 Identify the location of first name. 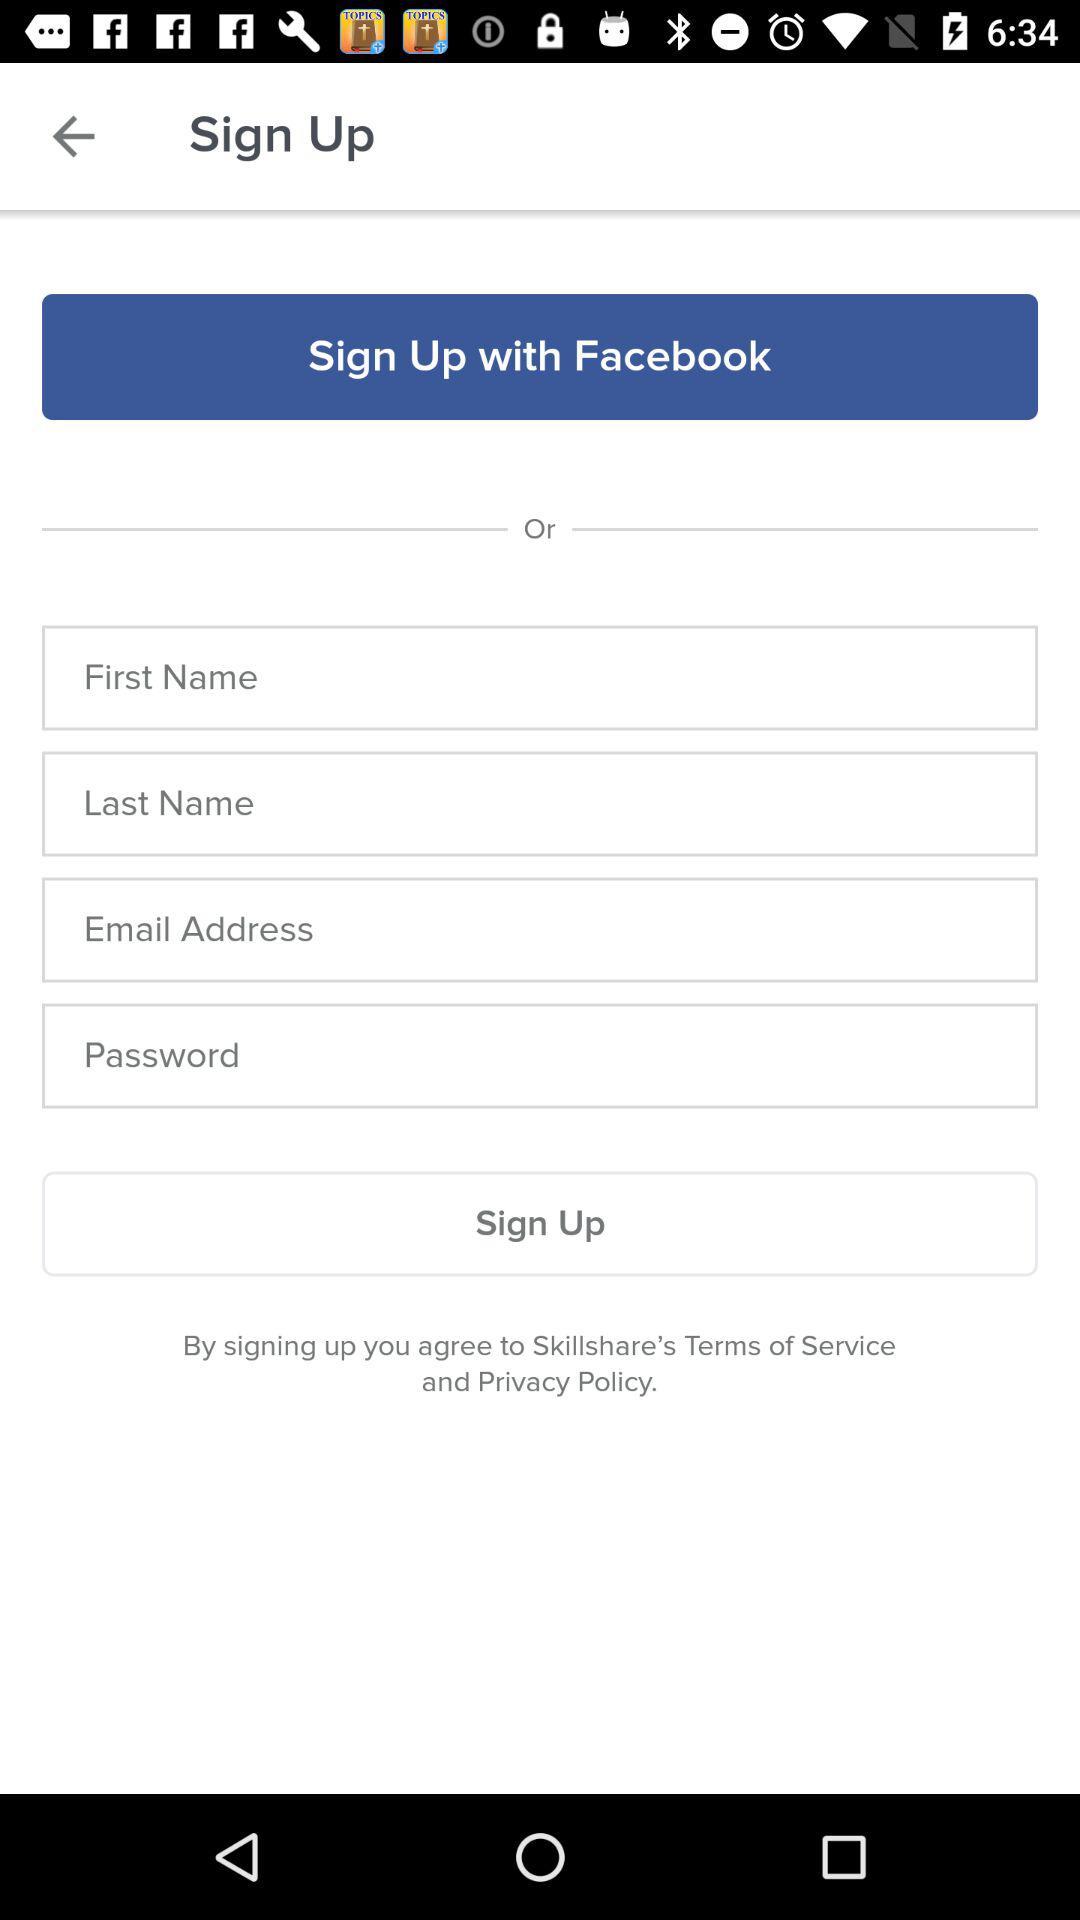
(540, 677).